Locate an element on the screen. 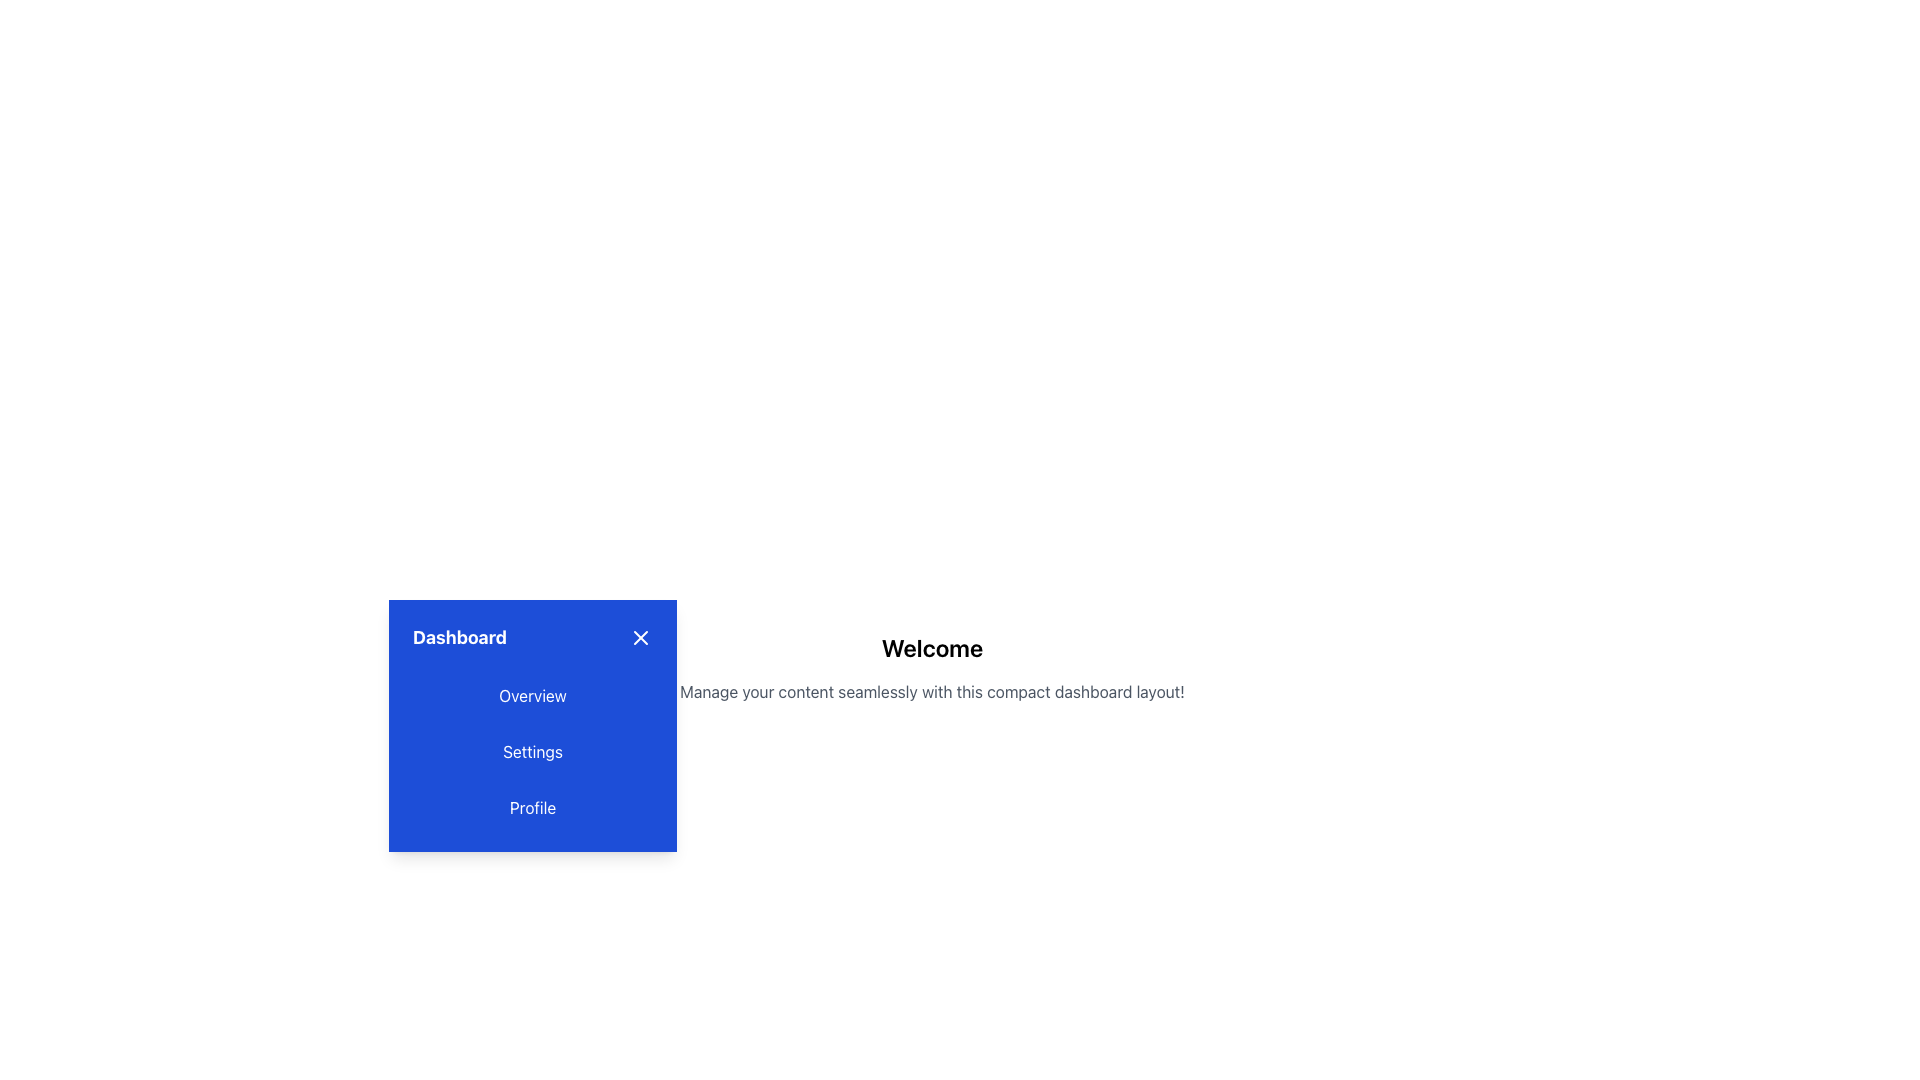 Image resolution: width=1920 pixels, height=1080 pixels. the 'Overview' hyperlink in the navigation menu is located at coordinates (532, 694).